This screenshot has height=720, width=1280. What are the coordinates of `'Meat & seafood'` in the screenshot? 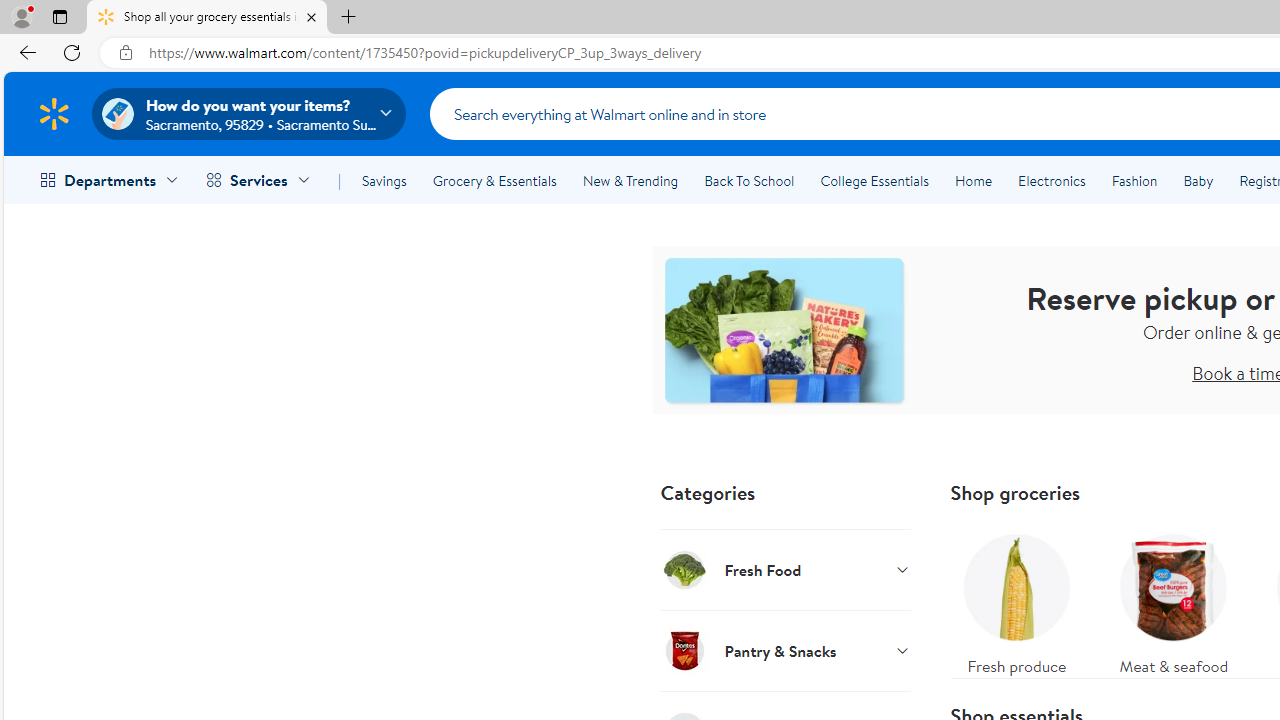 It's located at (1174, 598).